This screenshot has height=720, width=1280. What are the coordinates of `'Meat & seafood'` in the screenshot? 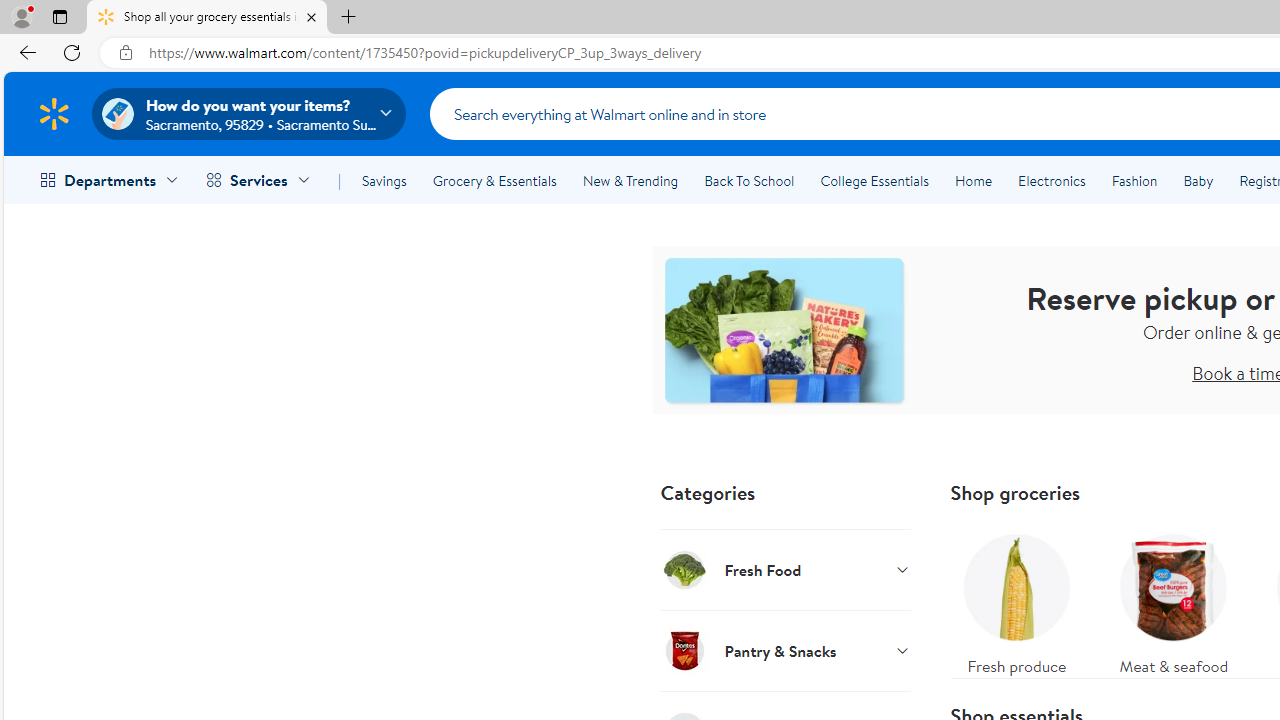 It's located at (1174, 598).